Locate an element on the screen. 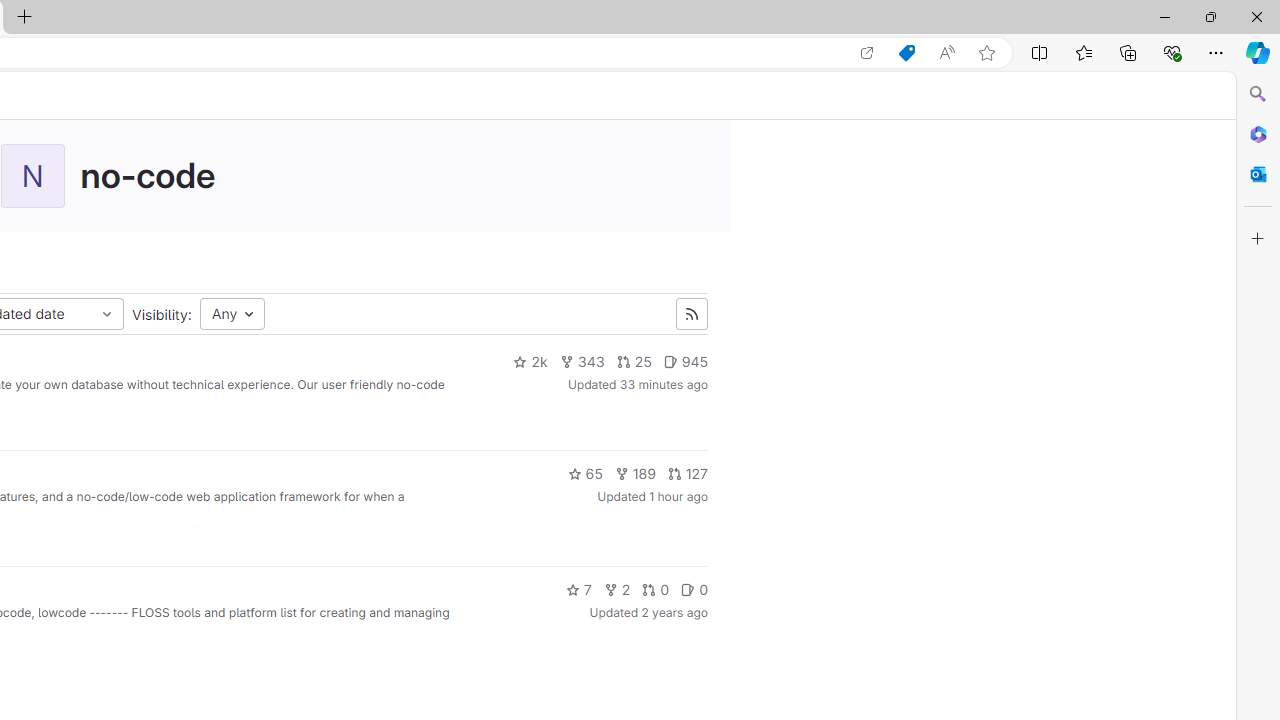 This screenshot has width=1280, height=720. '945' is located at coordinates (685, 362).